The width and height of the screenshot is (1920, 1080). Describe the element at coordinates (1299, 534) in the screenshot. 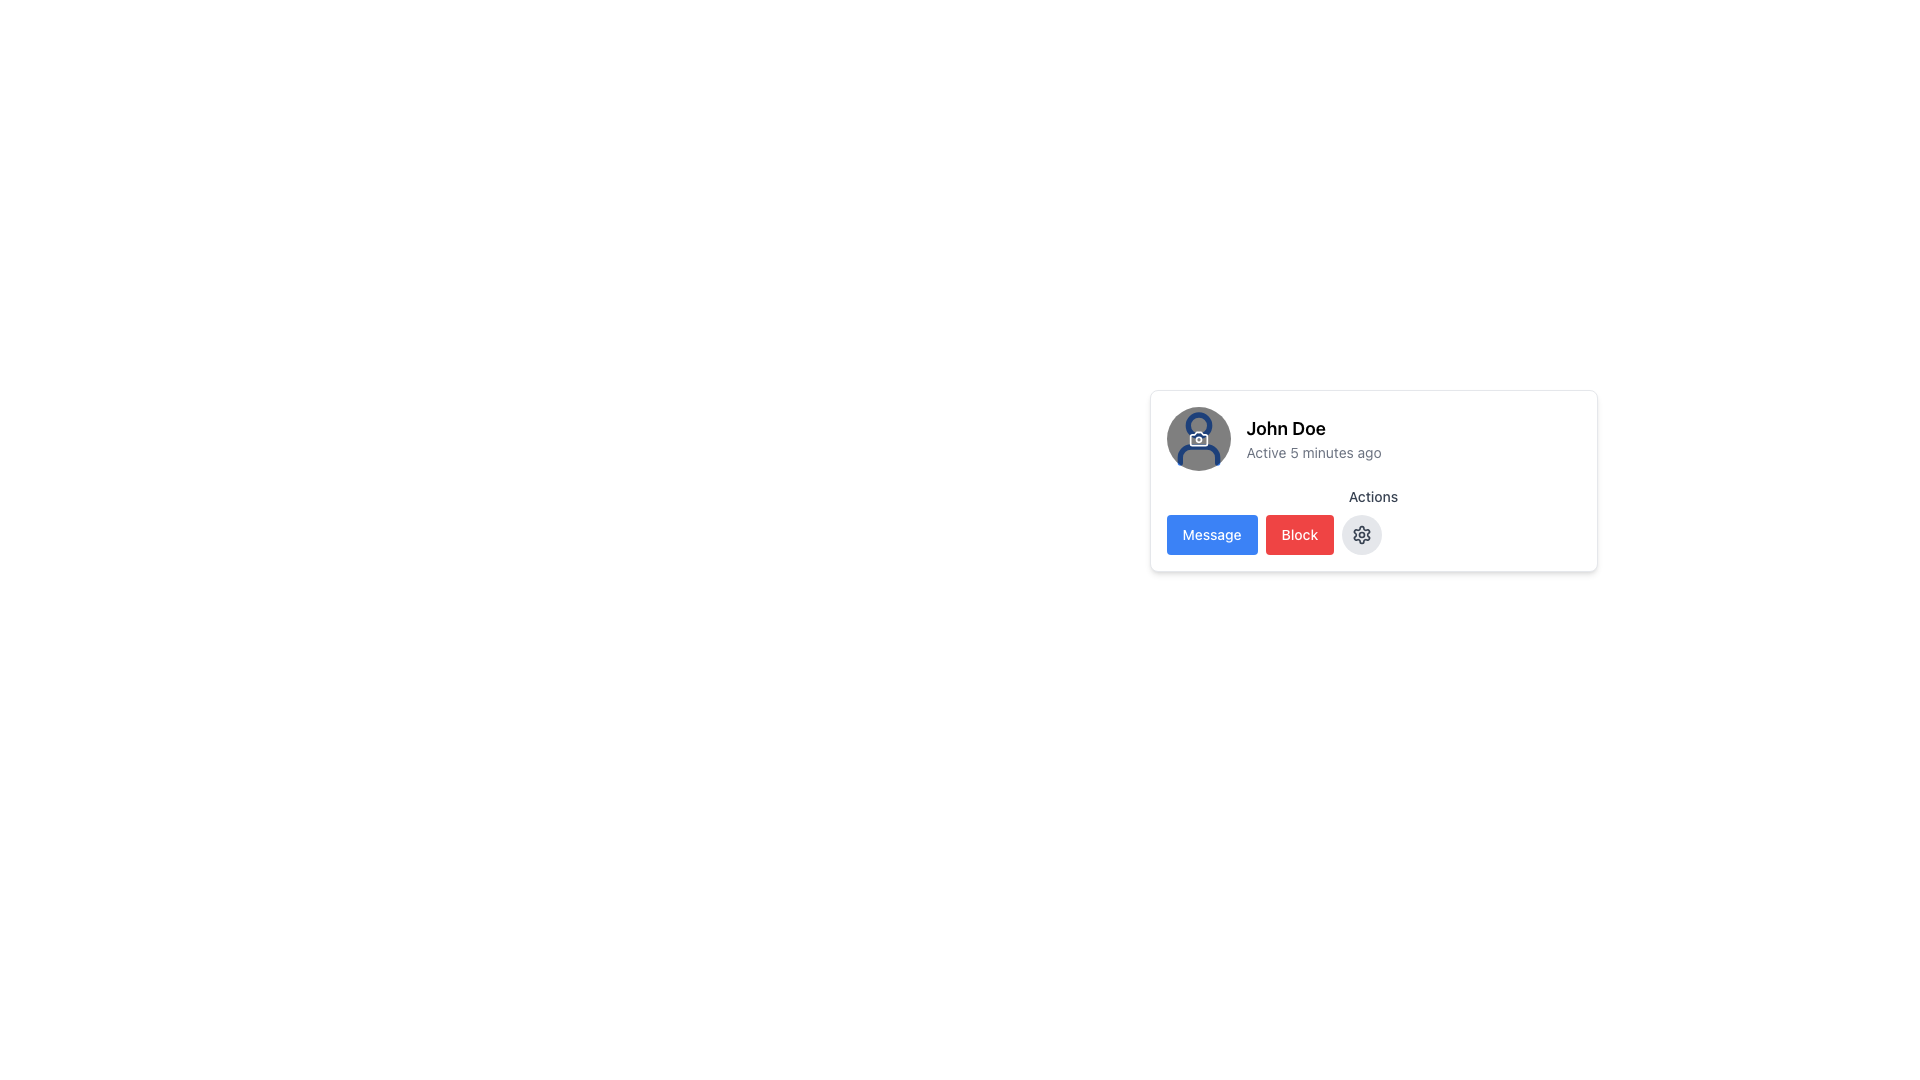

I see `the 'Block' button, which has a red background and is the second button in the horizontal row of actions on the user profile card` at that location.